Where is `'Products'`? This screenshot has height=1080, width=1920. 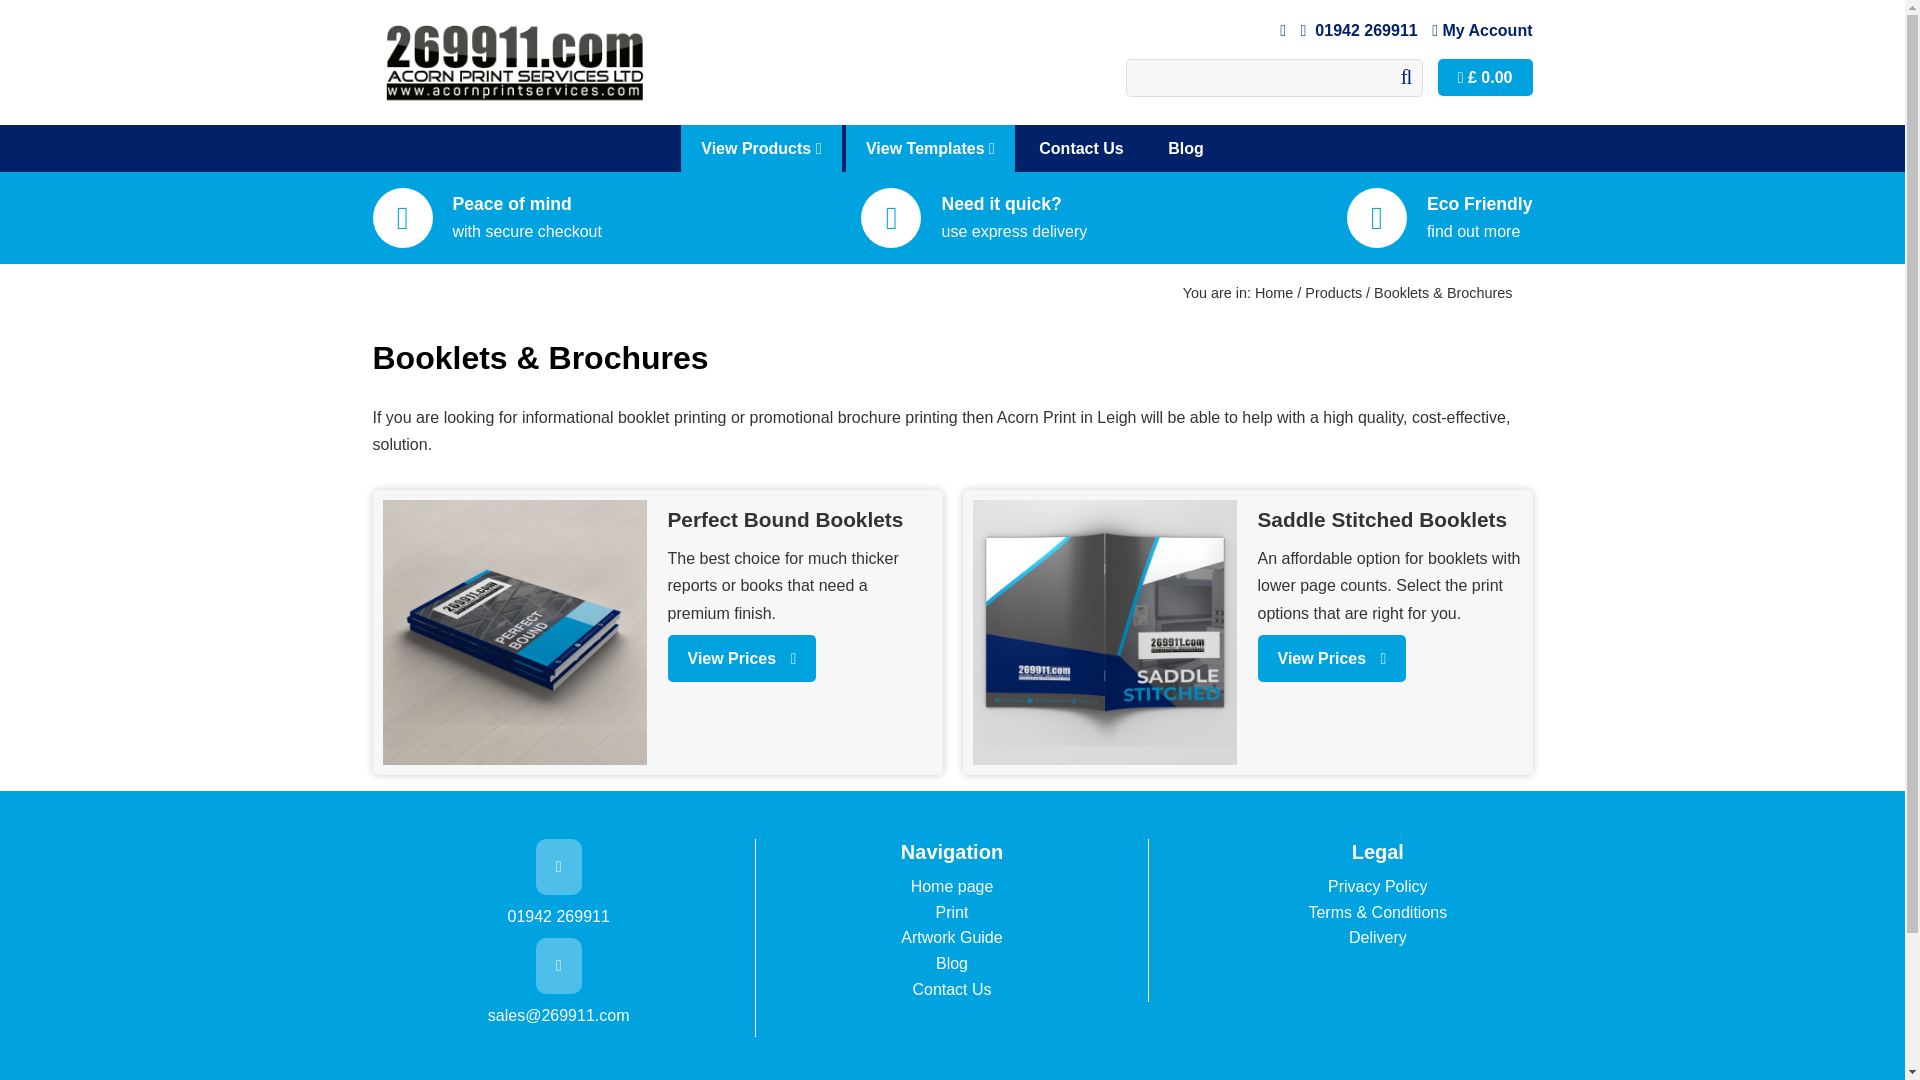
'Products' is located at coordinates (1333, 293).